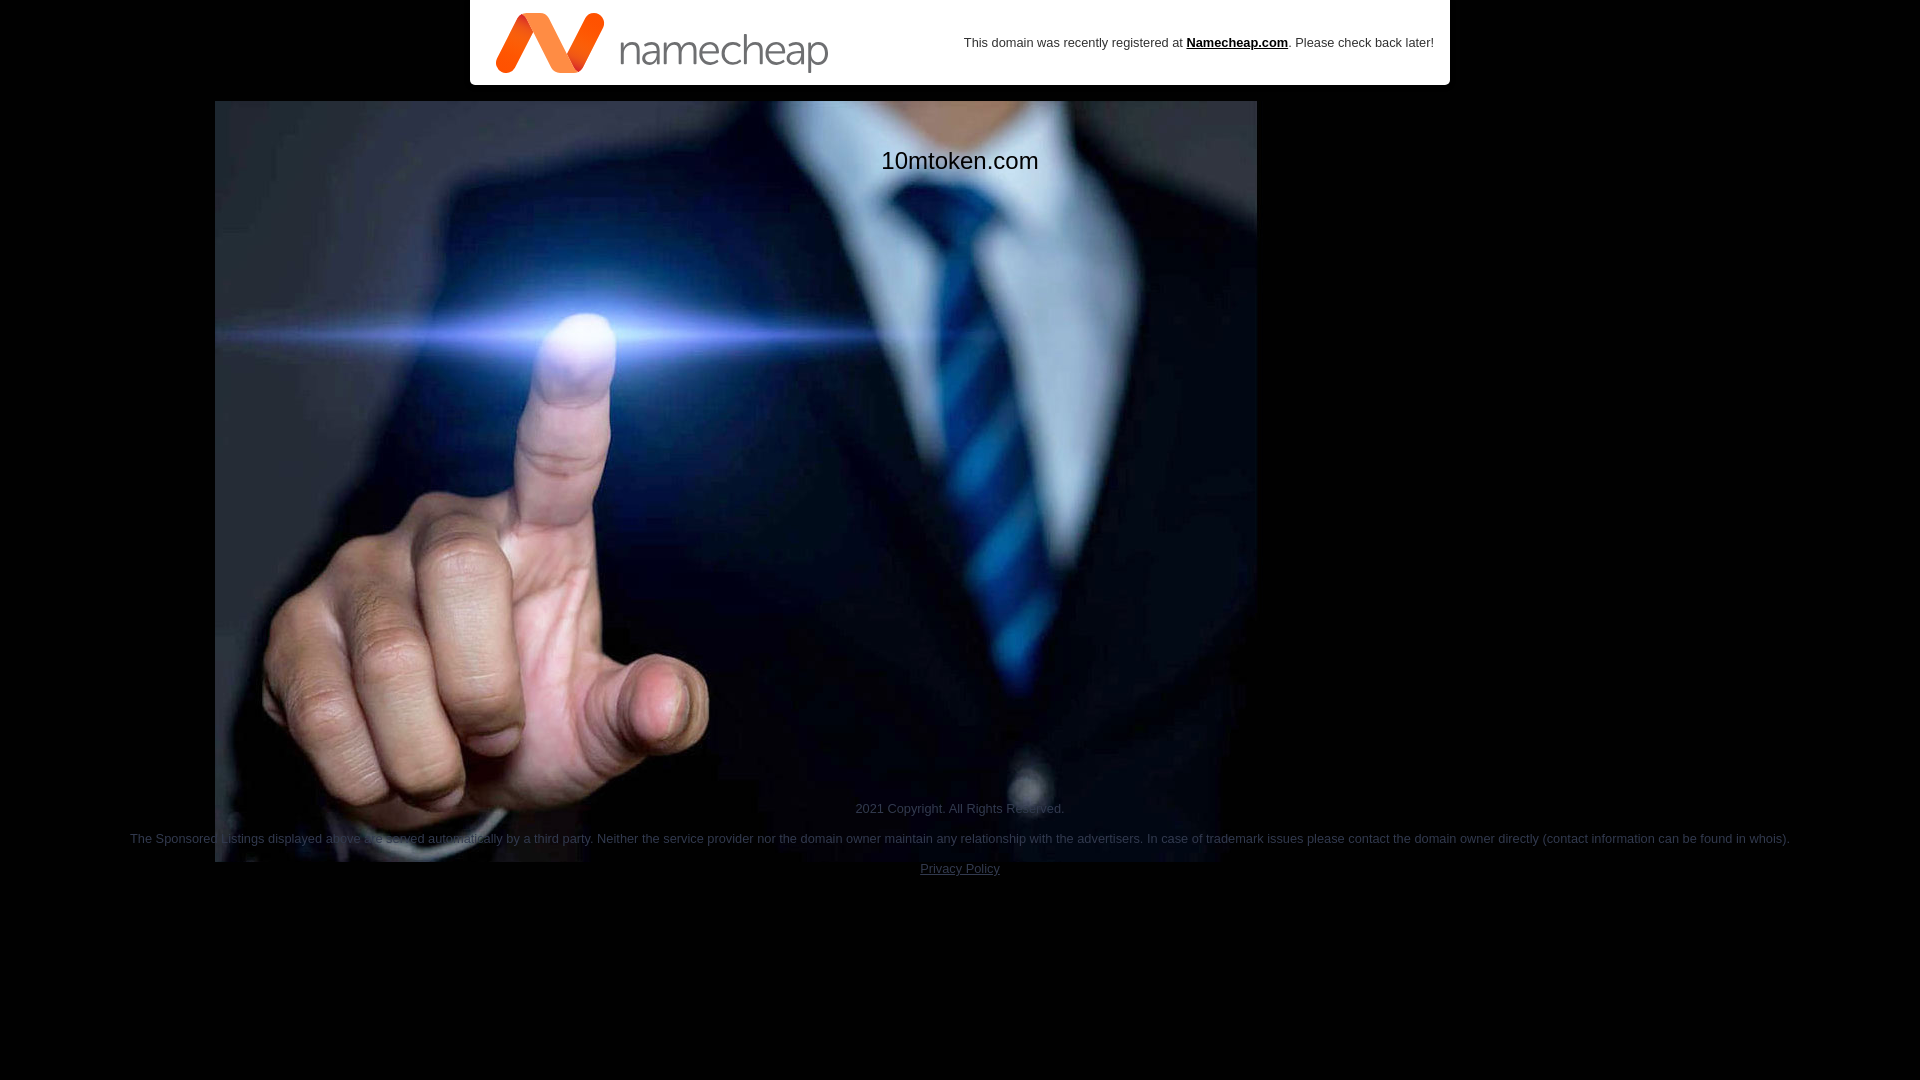 The width and height of the screenshot is (1920, 1080). What do you see at coordinates (662, 42) in the screenshot?
I see `'Registered at Namecheap.com'` at bounding box center [662, 42].